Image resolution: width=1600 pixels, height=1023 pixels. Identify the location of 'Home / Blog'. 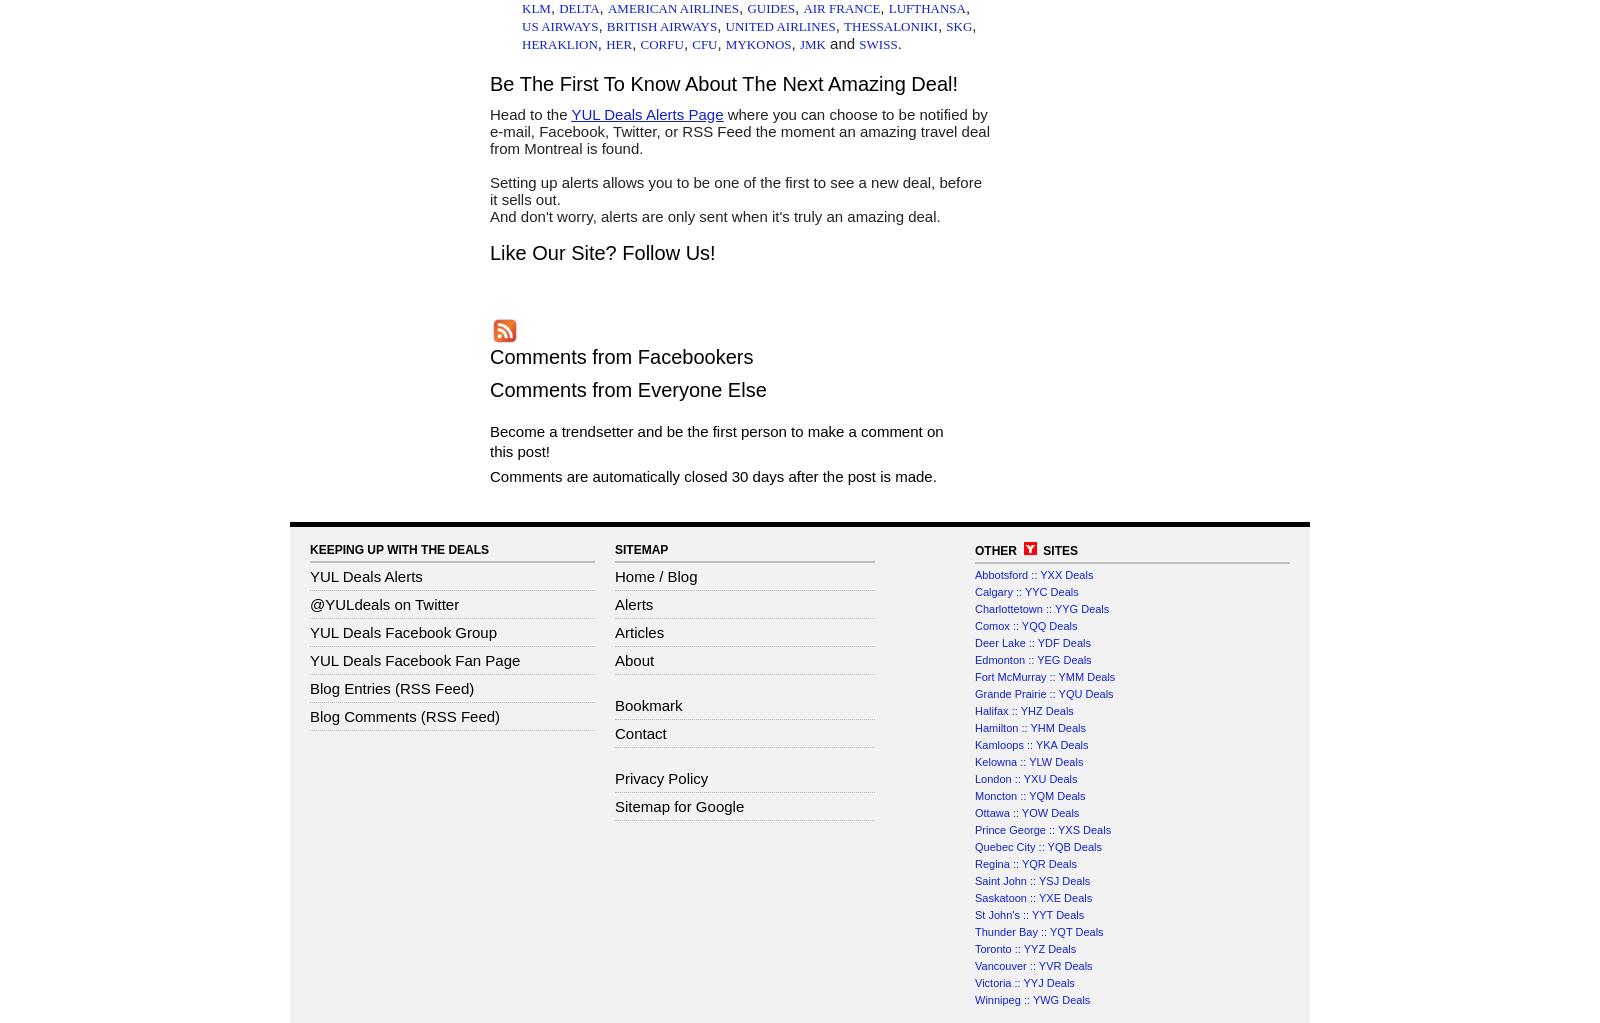
(656, 575).